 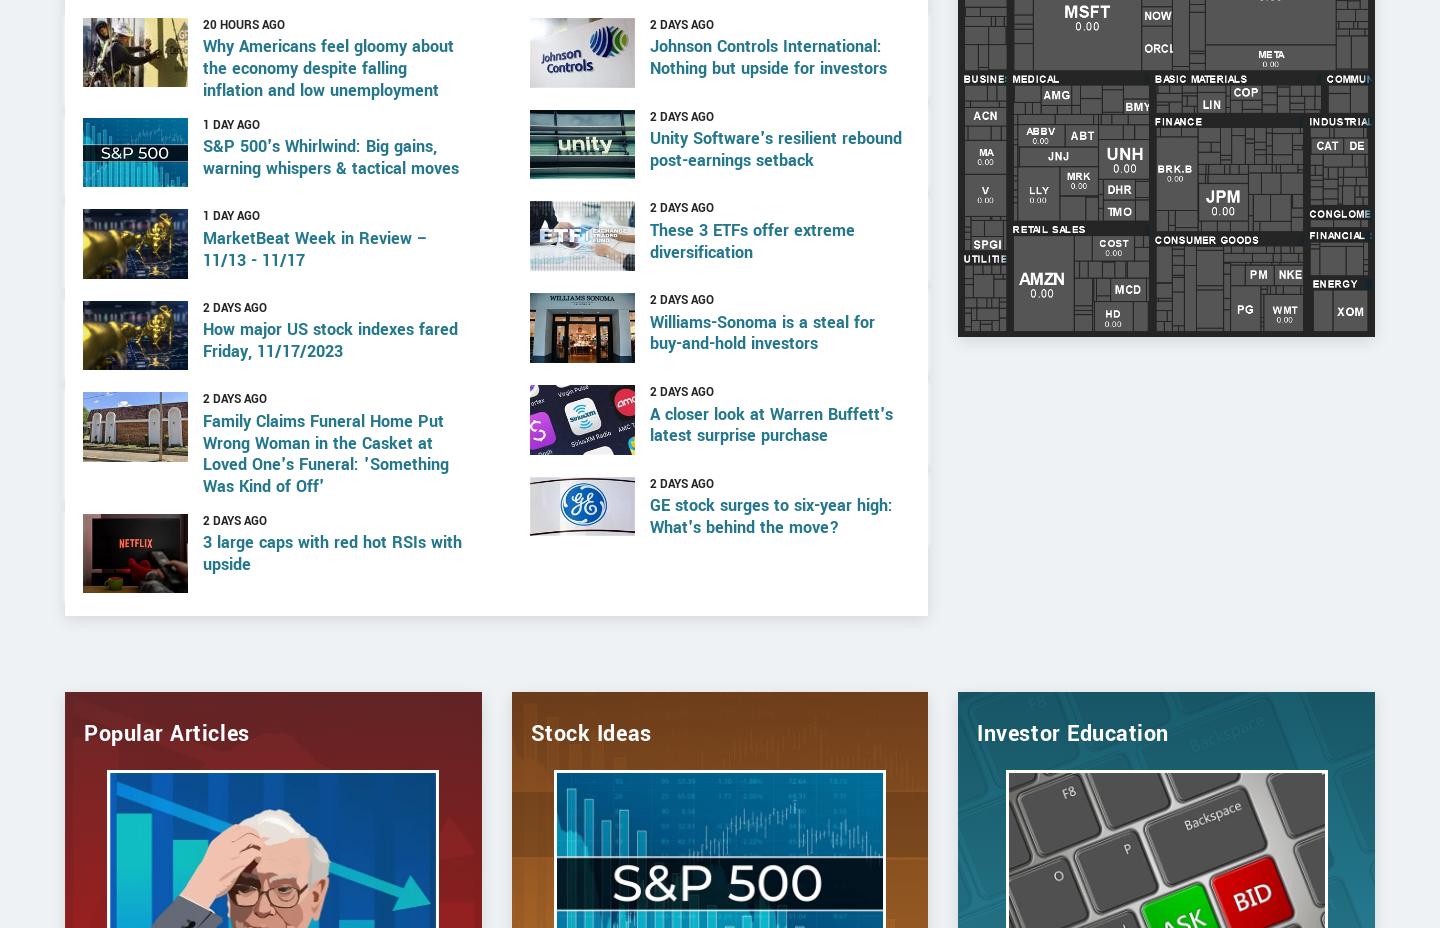 What do you see at coordinates (315, 312) in the screenshot?
I see `'MarketBeat Week in Review – 11/13 - 11/17'` at bounding box center [315, 312].